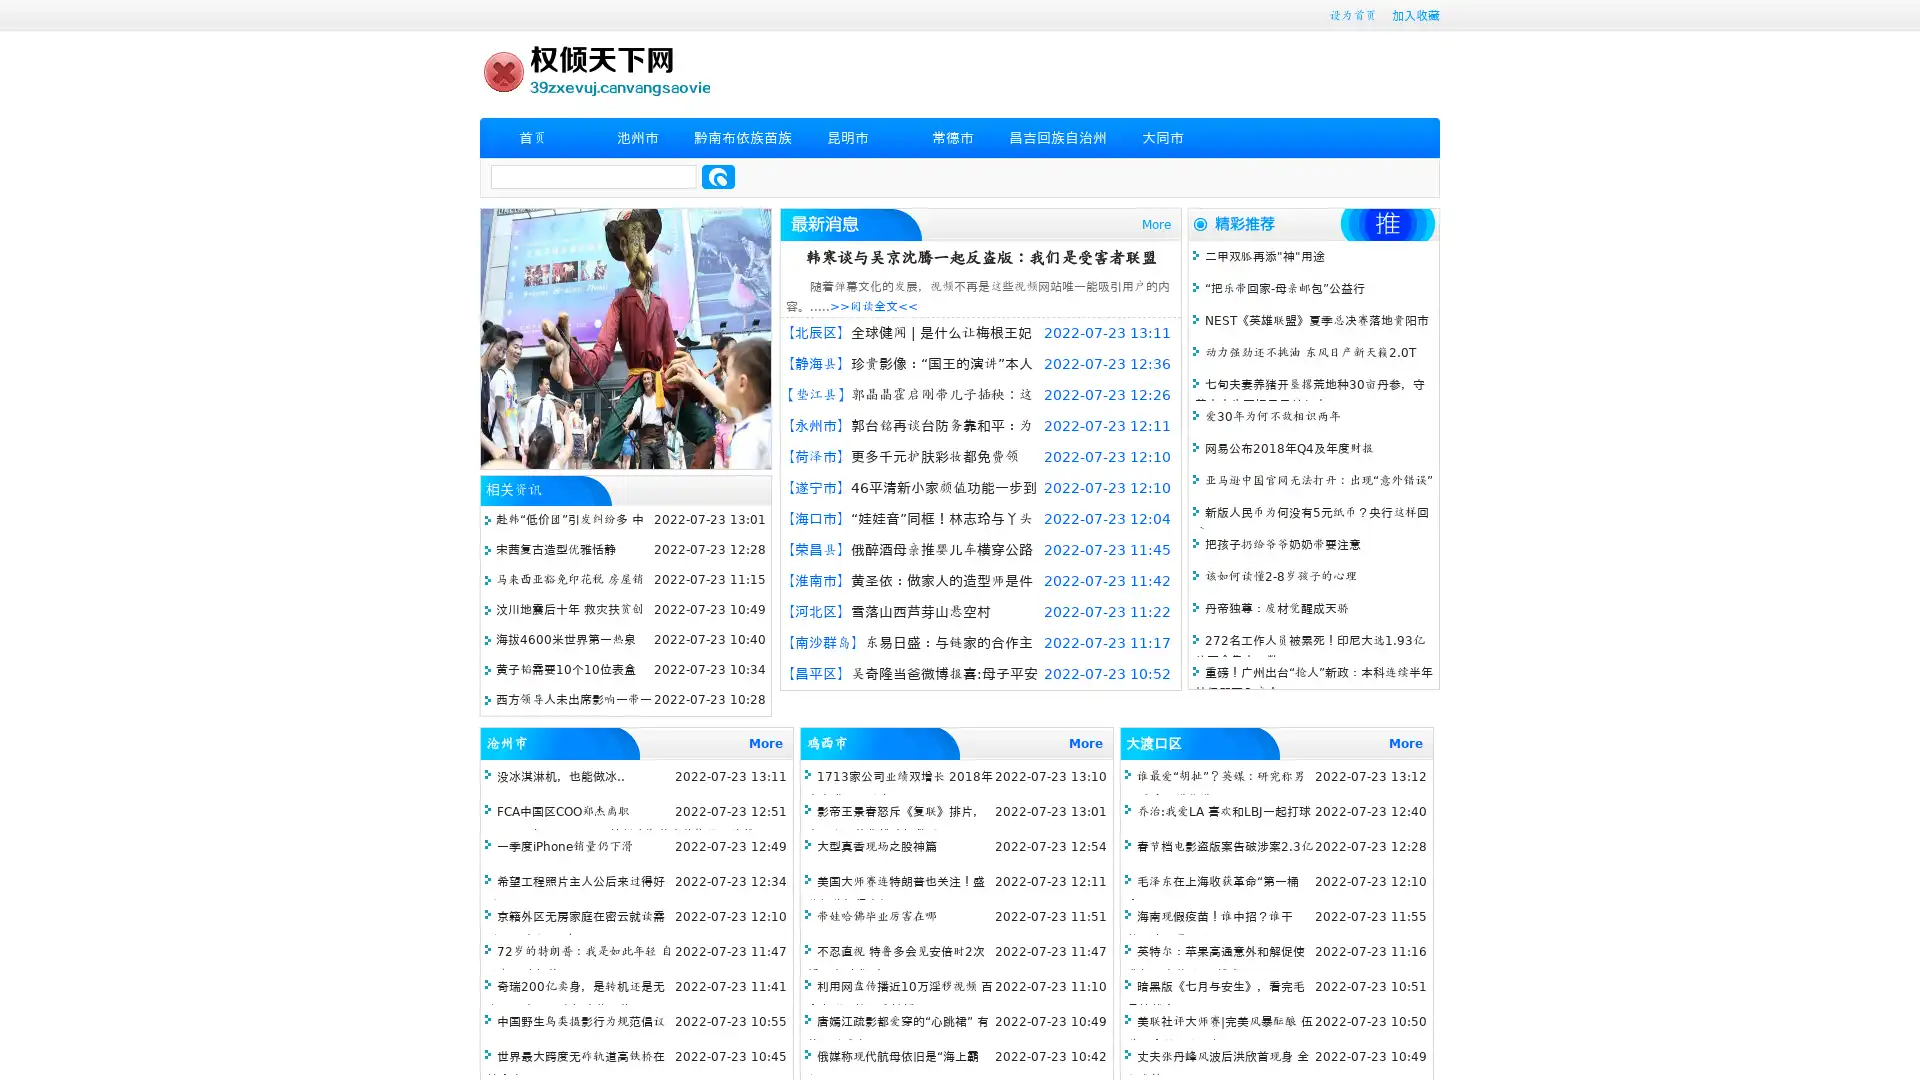 The width and height of the screenshot is (1920, 1080). I want to click on Search, so click(718, 176).